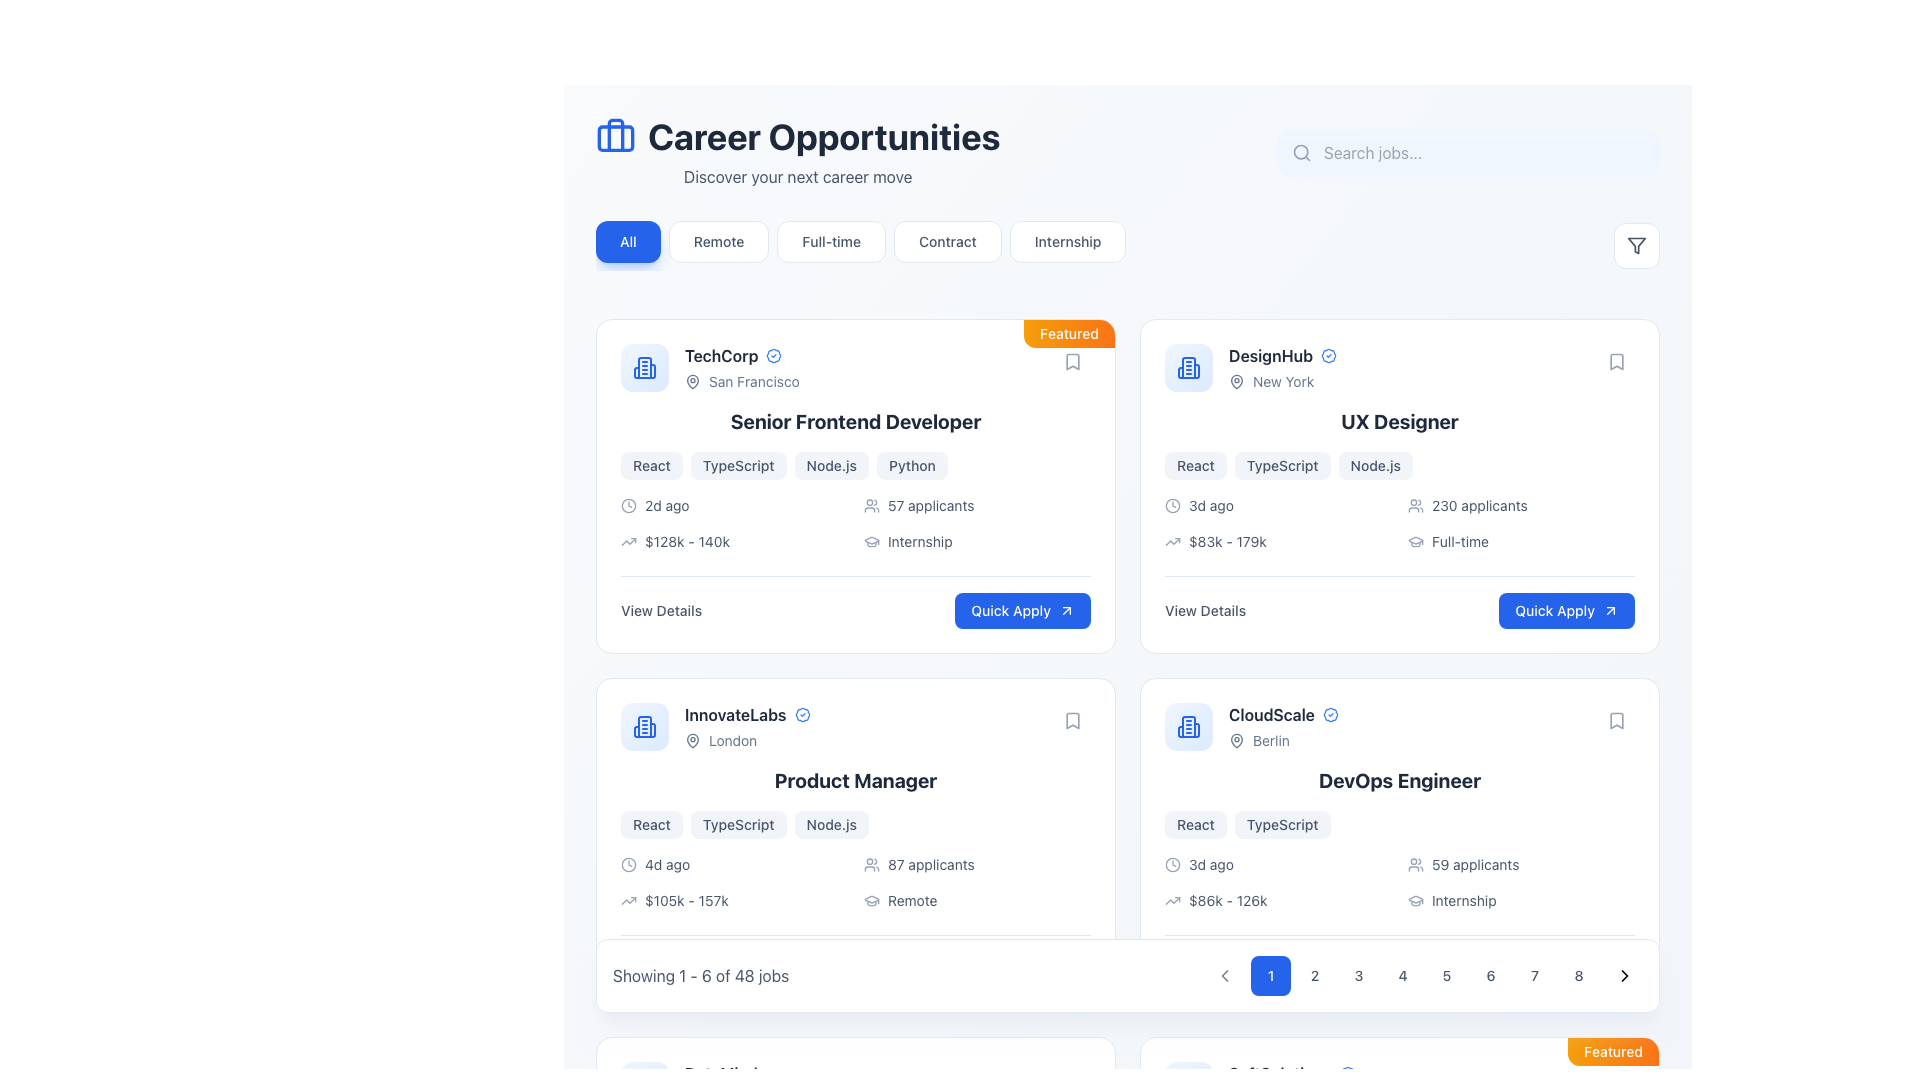  What do you see at coordinates (652, 371) in the screenshot?
I see `the rightmost vertical stroke of the building icon, which is styled with a simple black outline and is part of an SVG graphic` at bounding box center [652, 371].